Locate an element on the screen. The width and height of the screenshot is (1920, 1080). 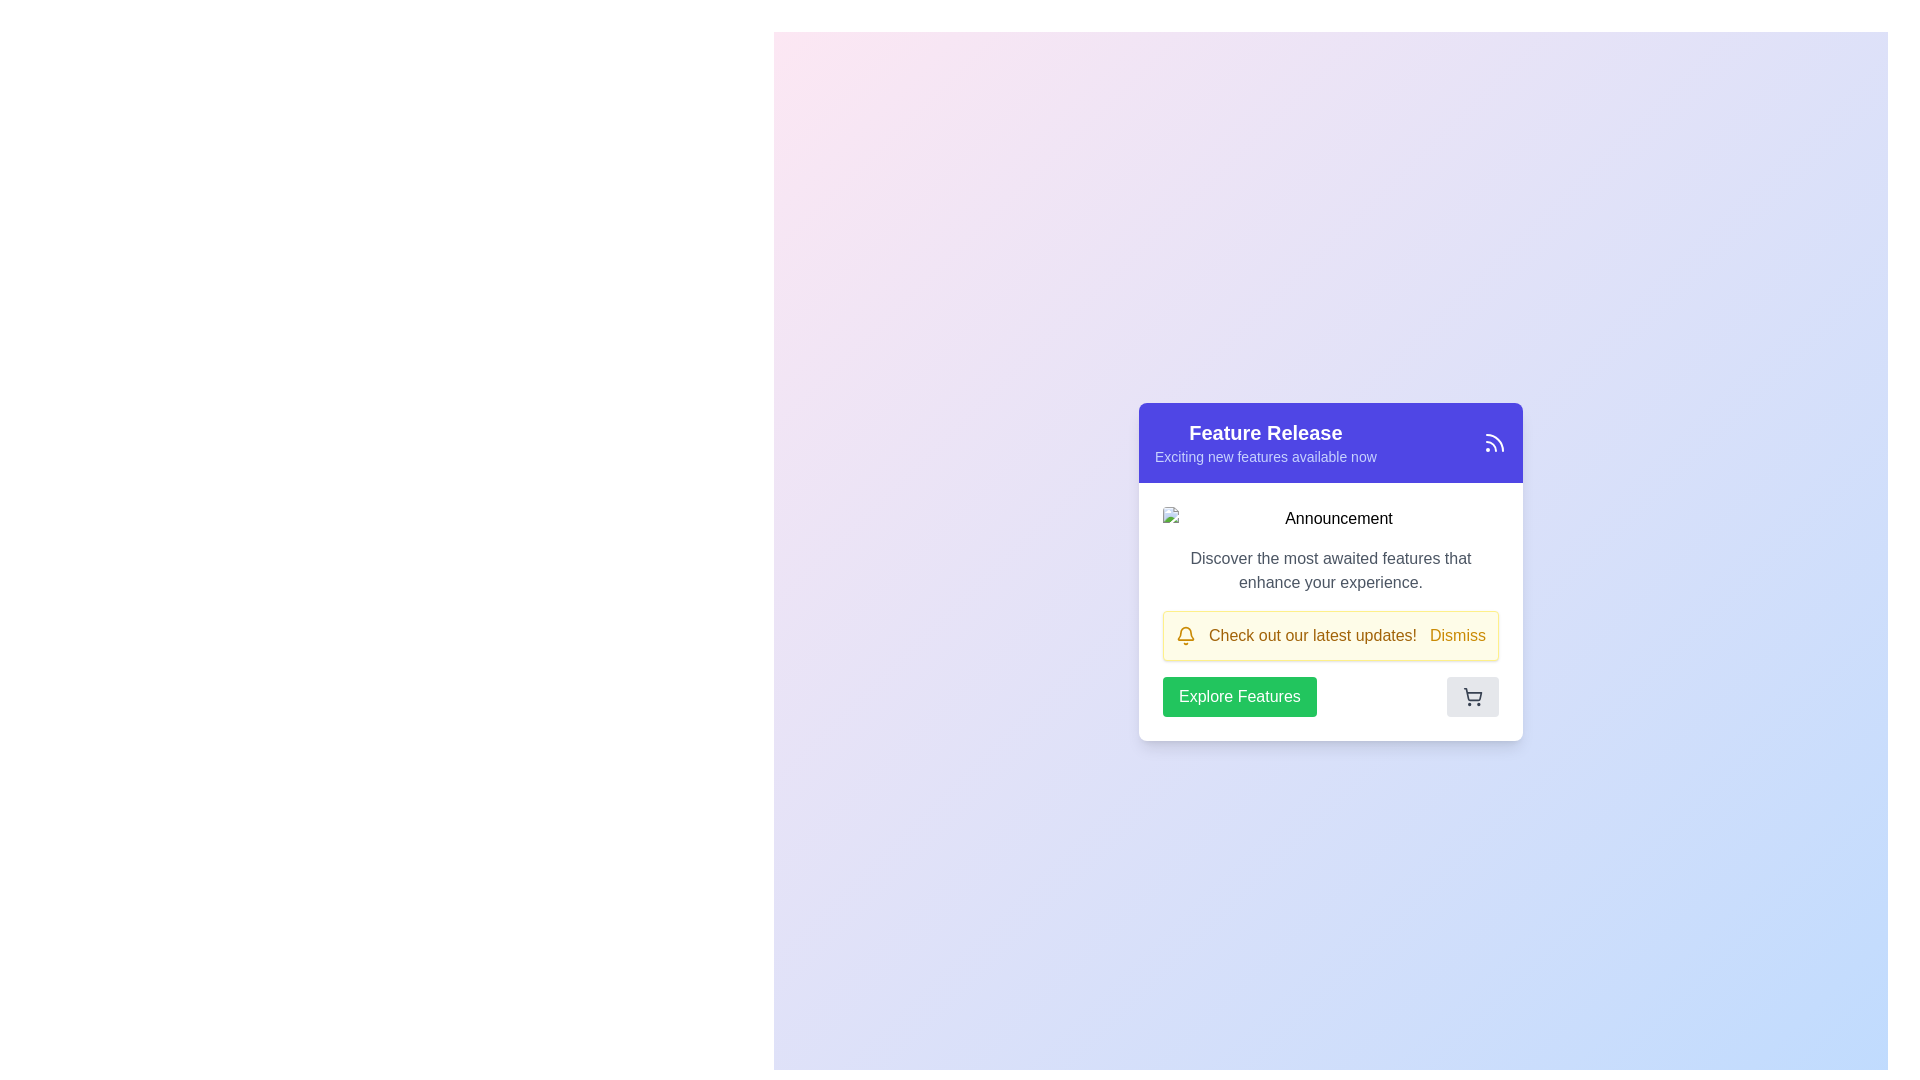
the text label located below the bold title 'Feature Release' in the header section of a card layout, styled with a small font size and light indigo color is located at coordinates (1264, 456).